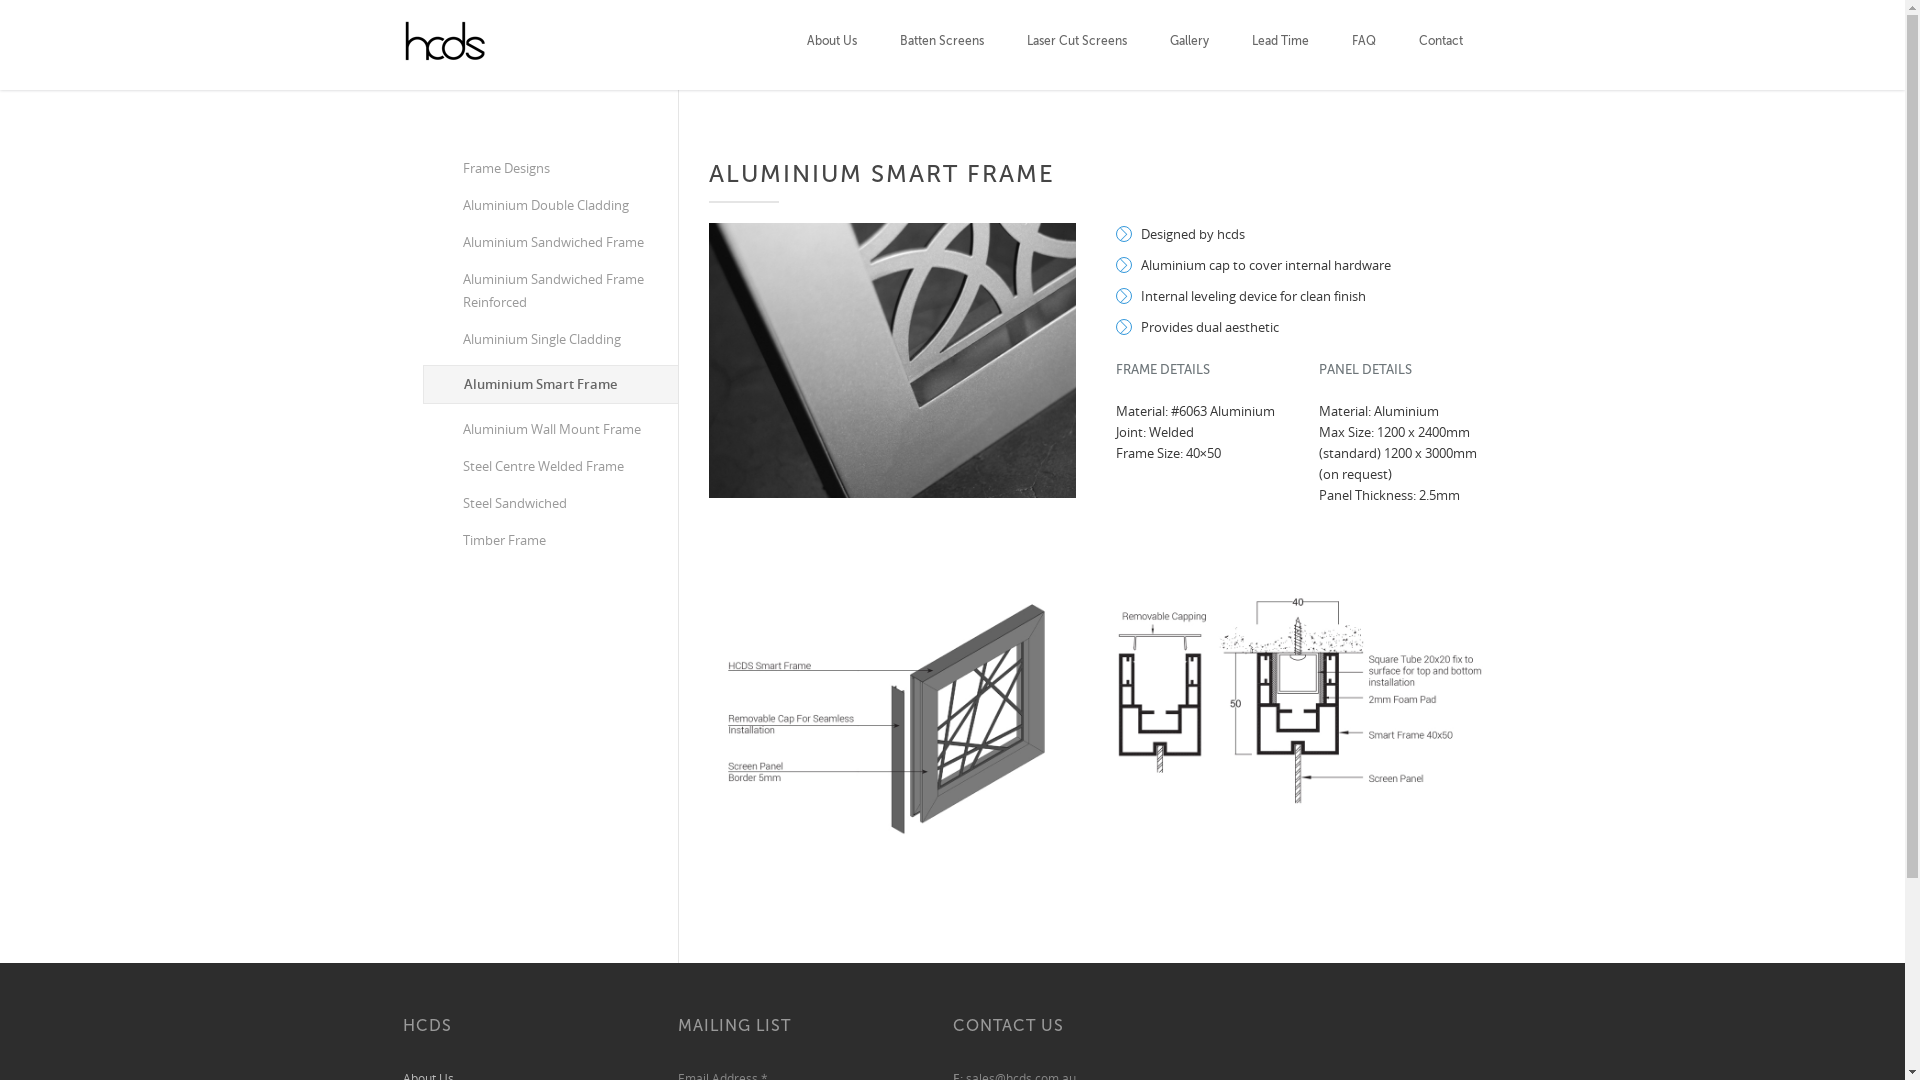 The image size is (1920, 1080). What do you see at coordinates (549, 540) in the screenshot?
I see `'Timber Frame'` at bounding box center [549, 540].